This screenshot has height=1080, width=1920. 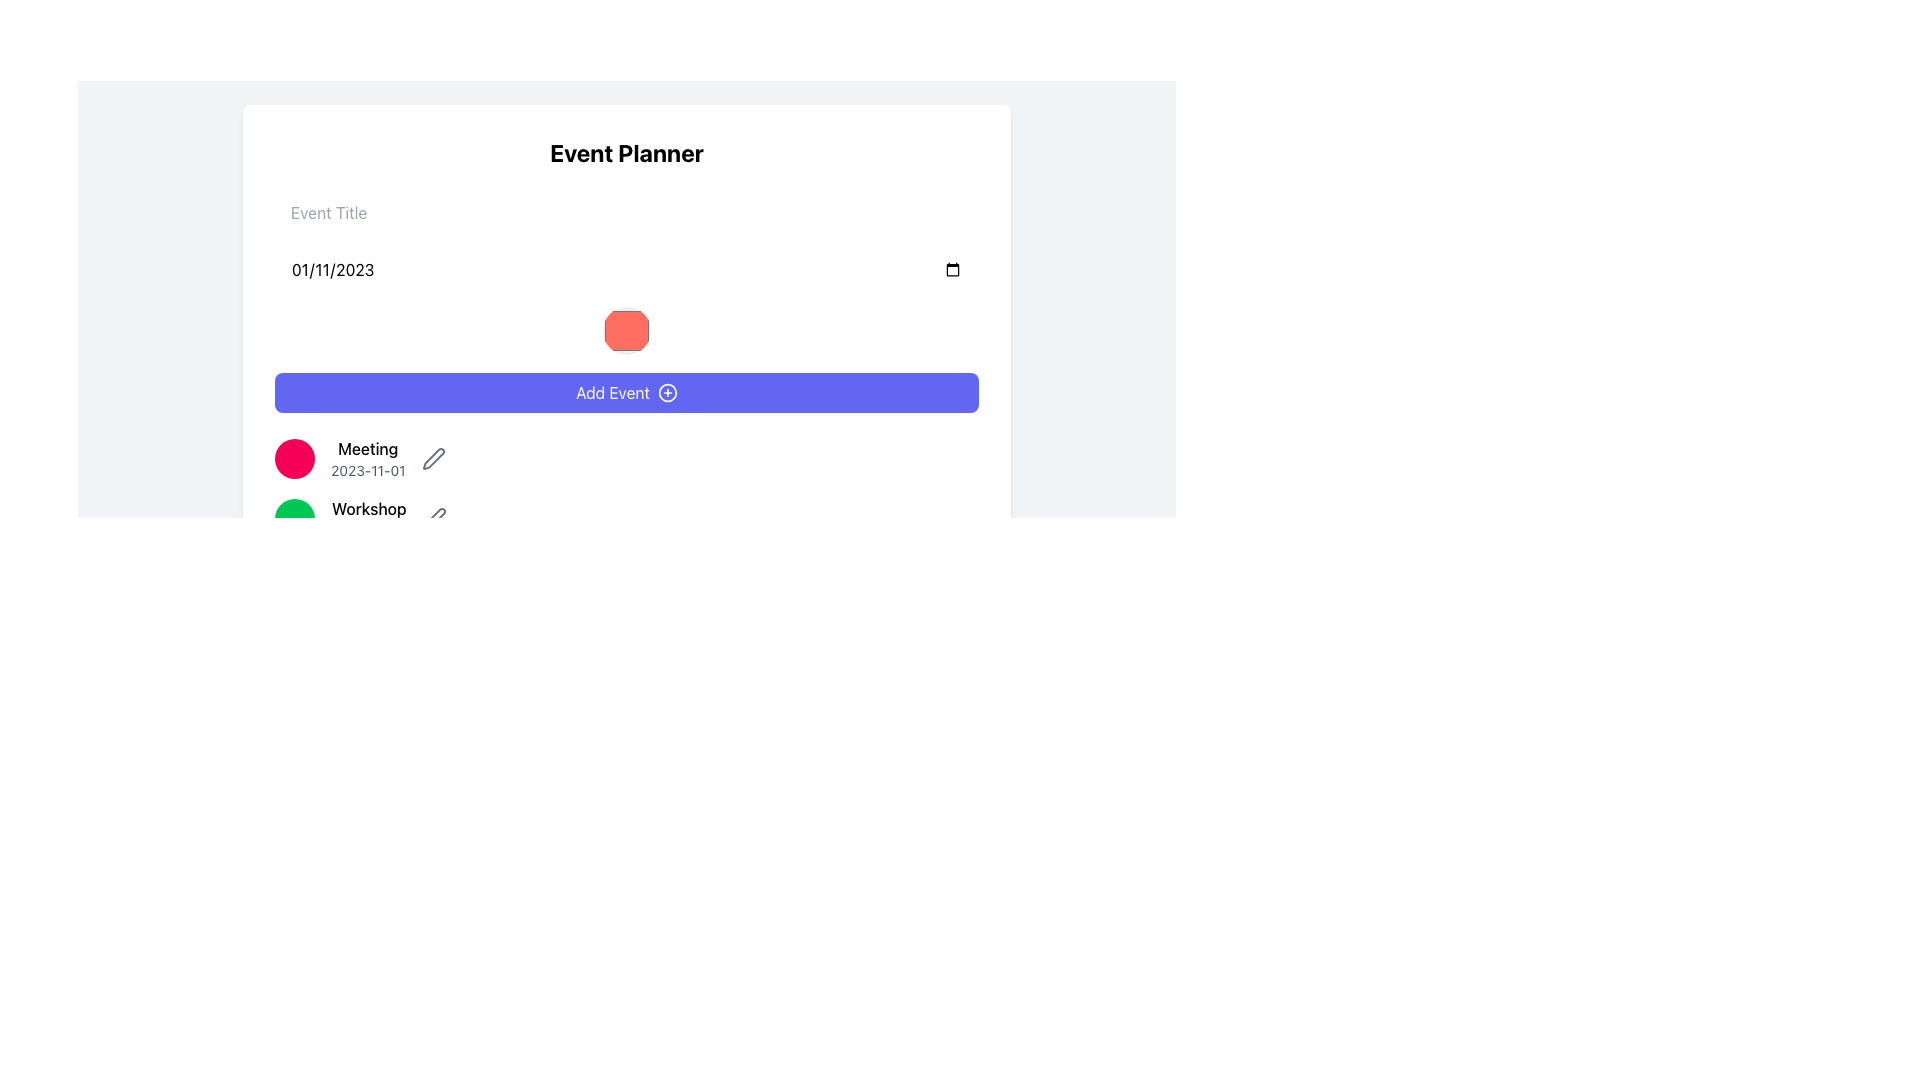 I want to click on details of the event displayed in the second list item, which includes the event name and date, positioned below the first item 'Meeting 2023-11-01', so click(x=626, y=518).